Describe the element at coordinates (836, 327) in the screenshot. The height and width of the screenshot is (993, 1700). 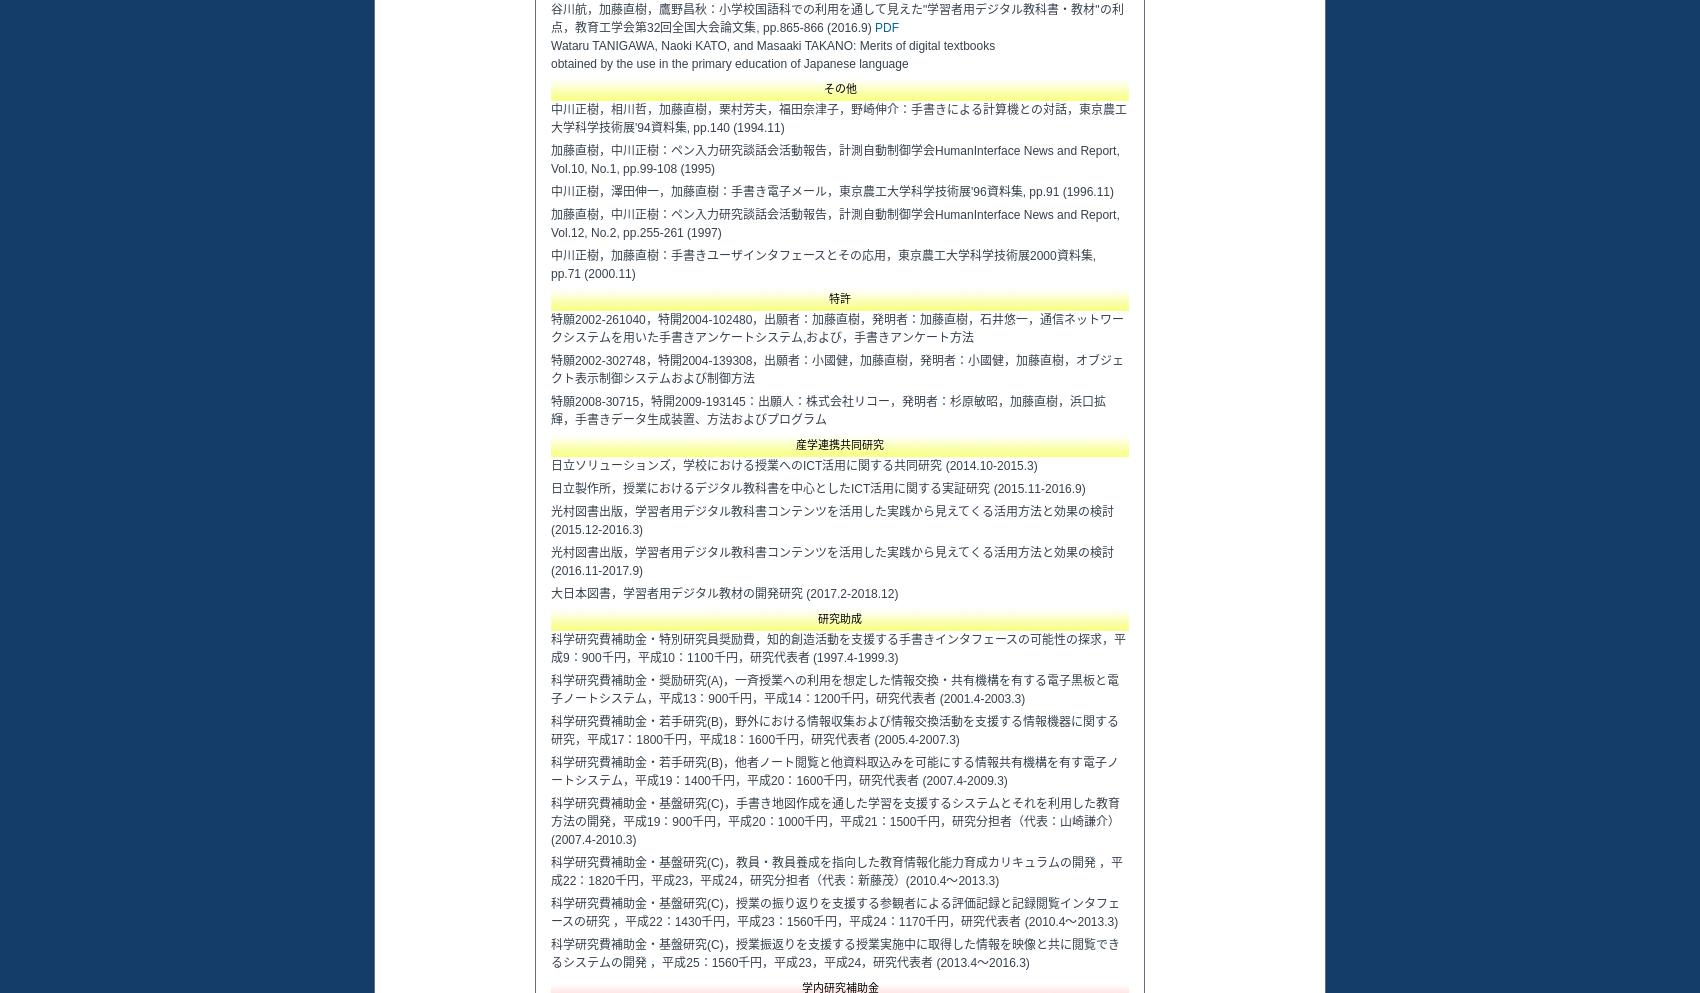
I see `'特願2002-261040，特開2004-102480，出願者：加藤直樹，発明者：加藤直樹，石井悠一，通信ネットワークシステムを用いた手書きアンケートシステム,および，手書きアンケート方法'` at that location.